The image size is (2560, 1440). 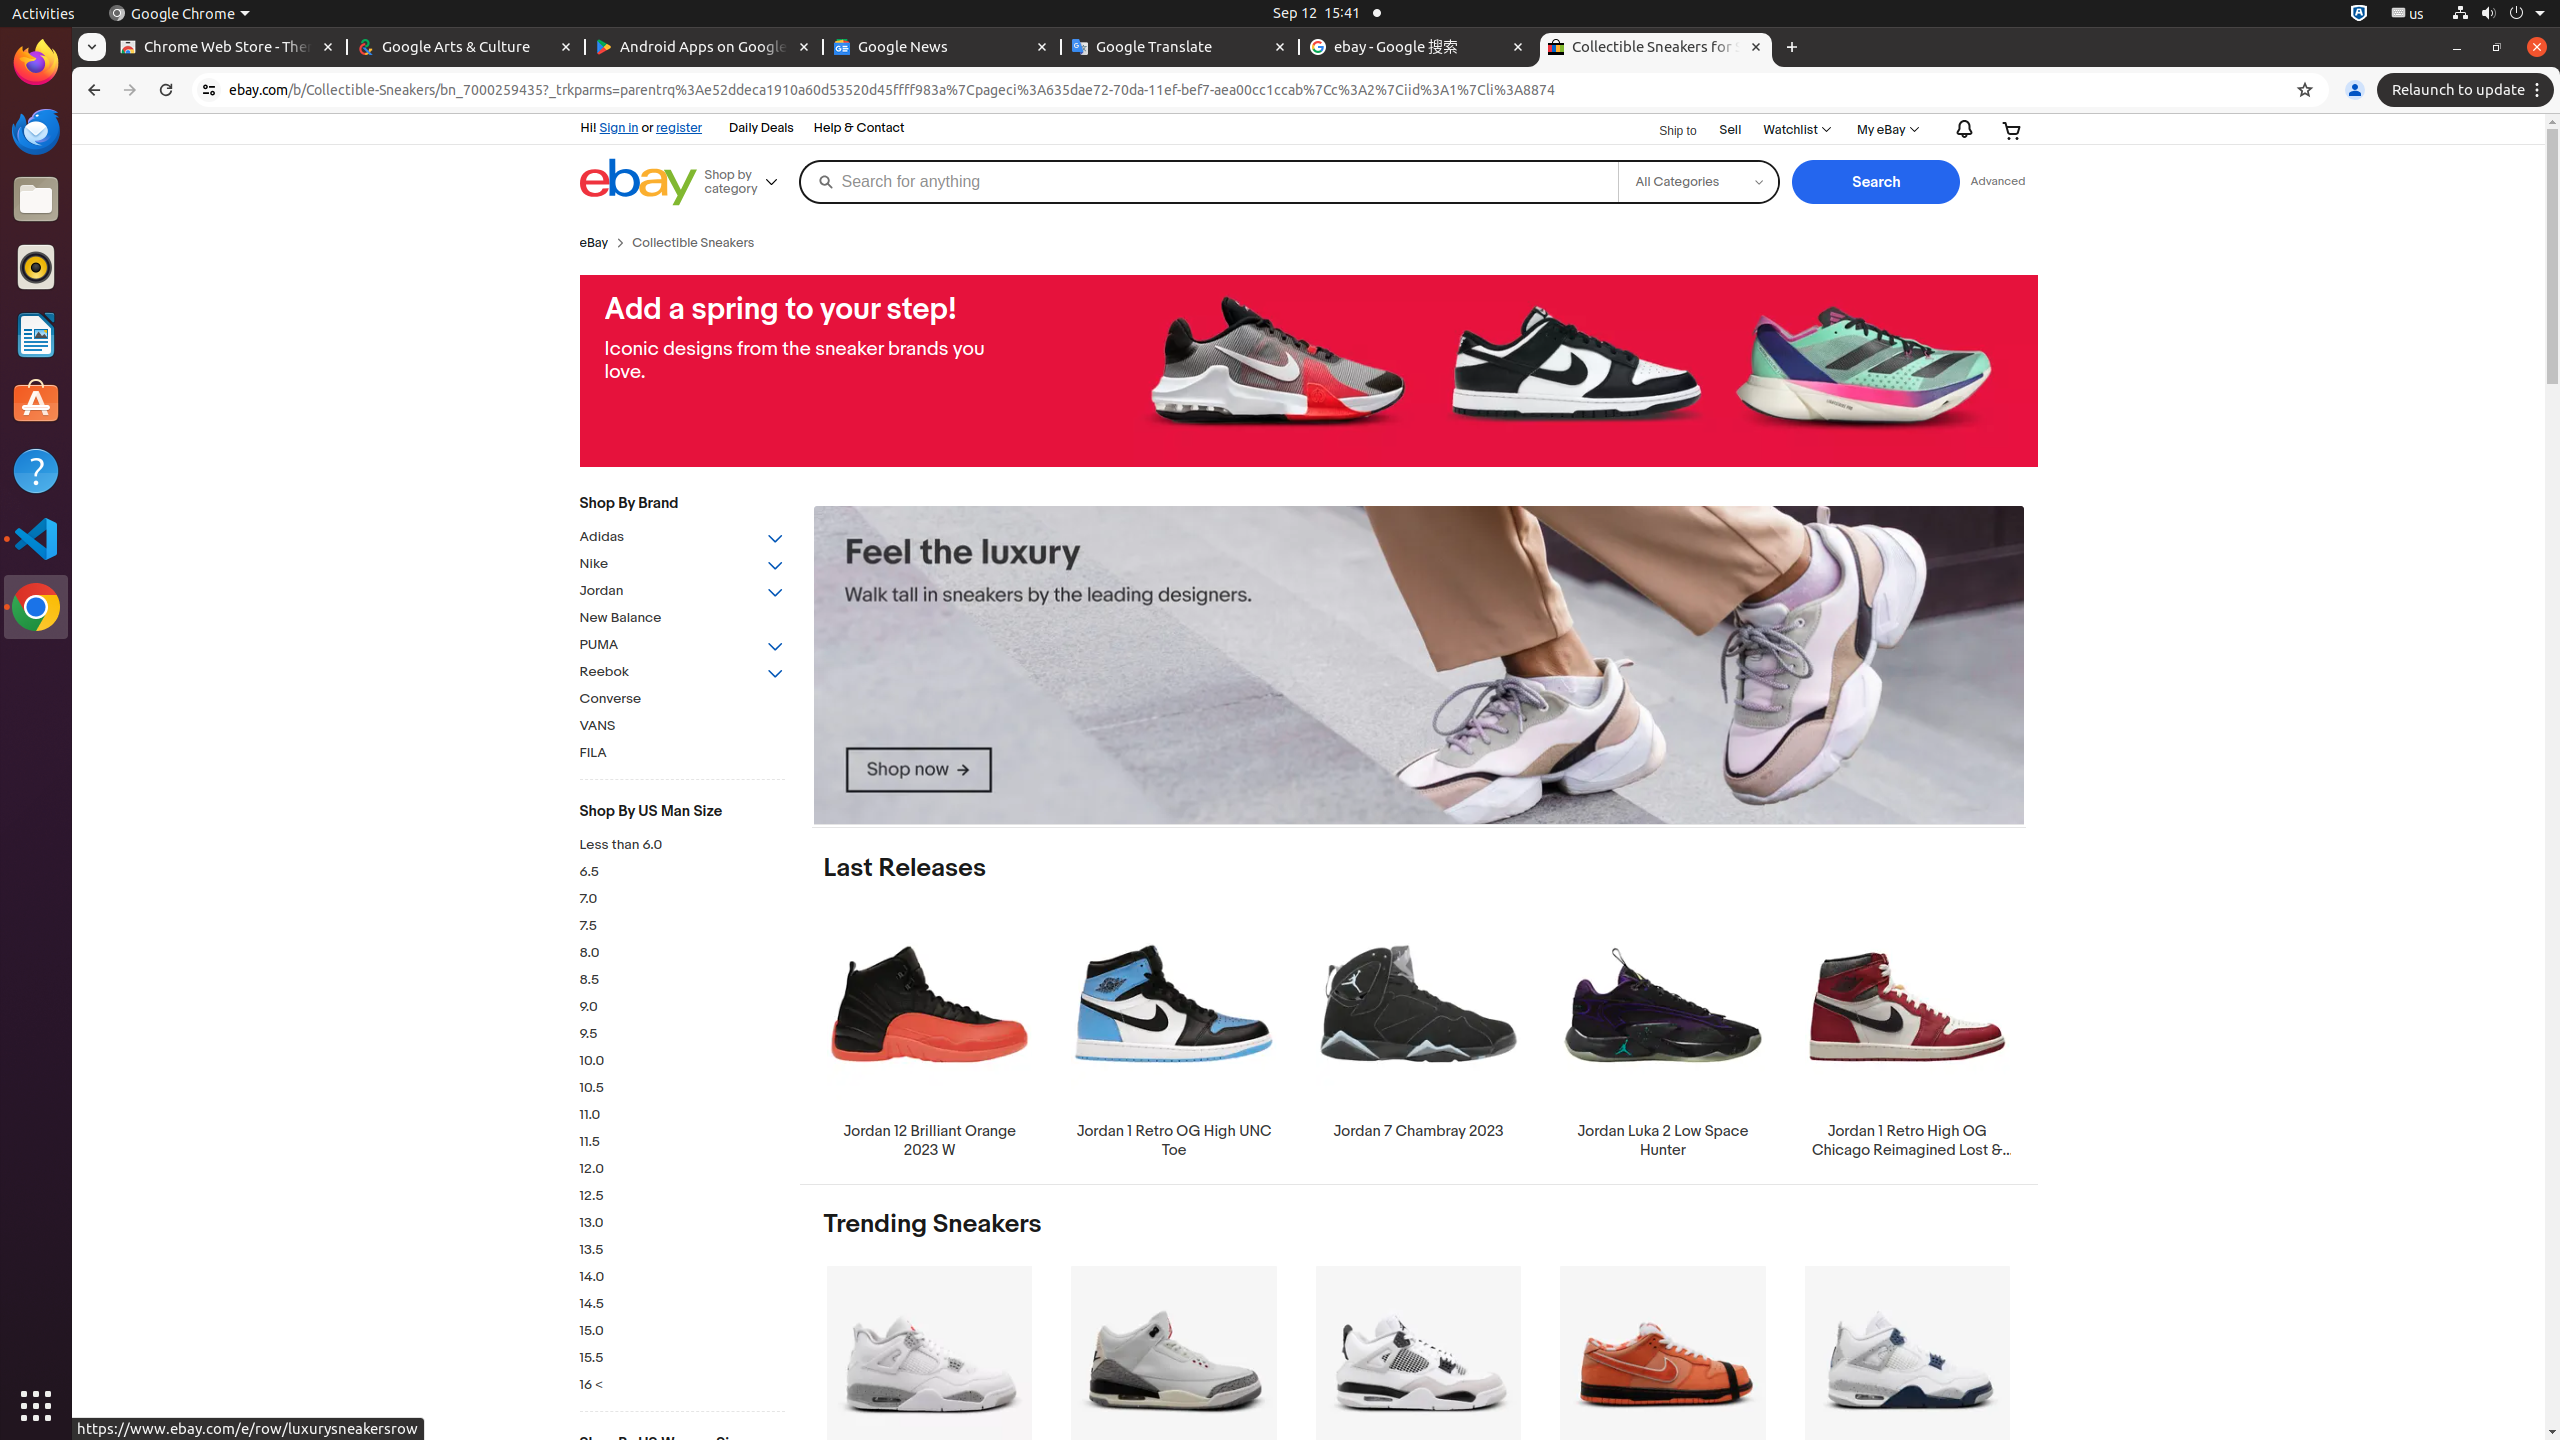 I want to click on 'Thunderbird Mail', so click(x=36, y=130).